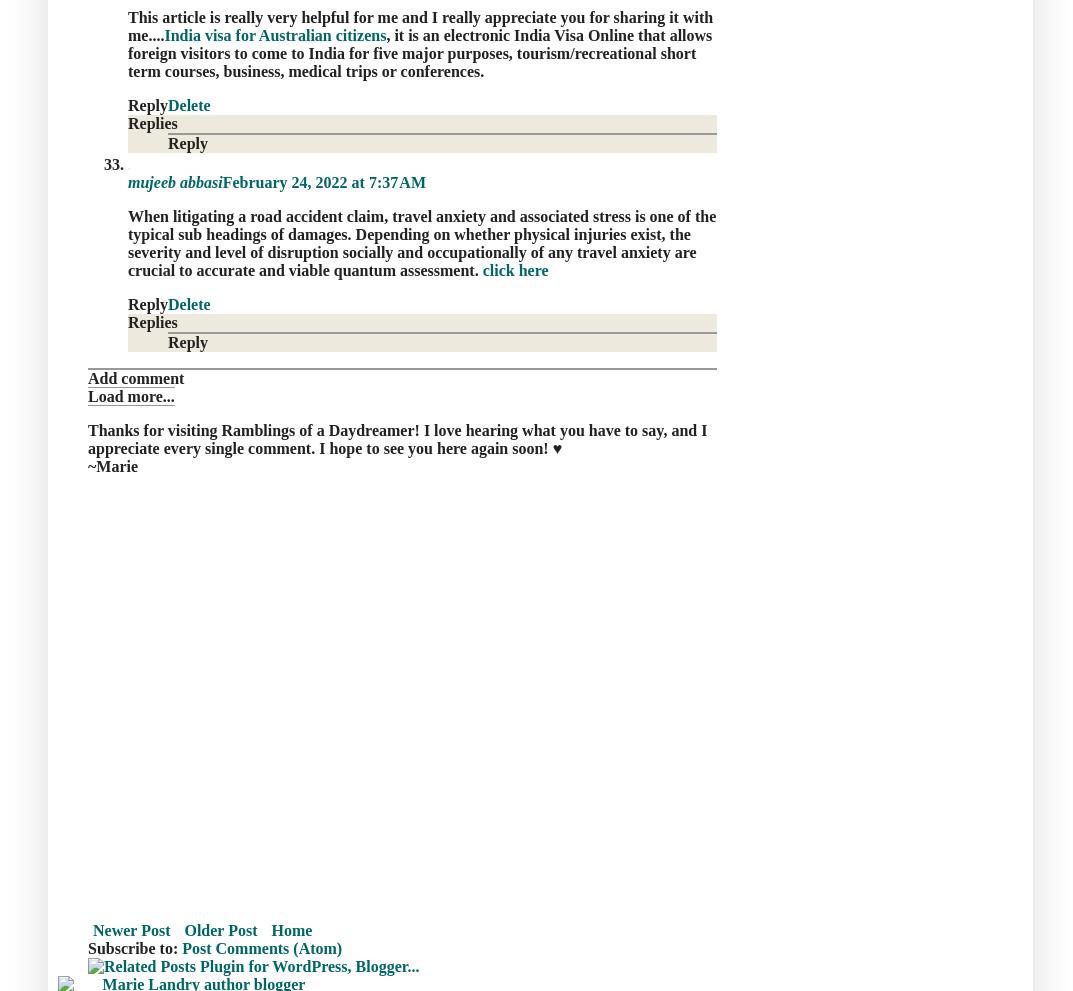  I want to click on ', it is an electronic India Visa Online that allows foreign visitors to come to India for five major purposes, tourism/recreational short term courses, business, medical trips or conferences.', so click(127, 52).